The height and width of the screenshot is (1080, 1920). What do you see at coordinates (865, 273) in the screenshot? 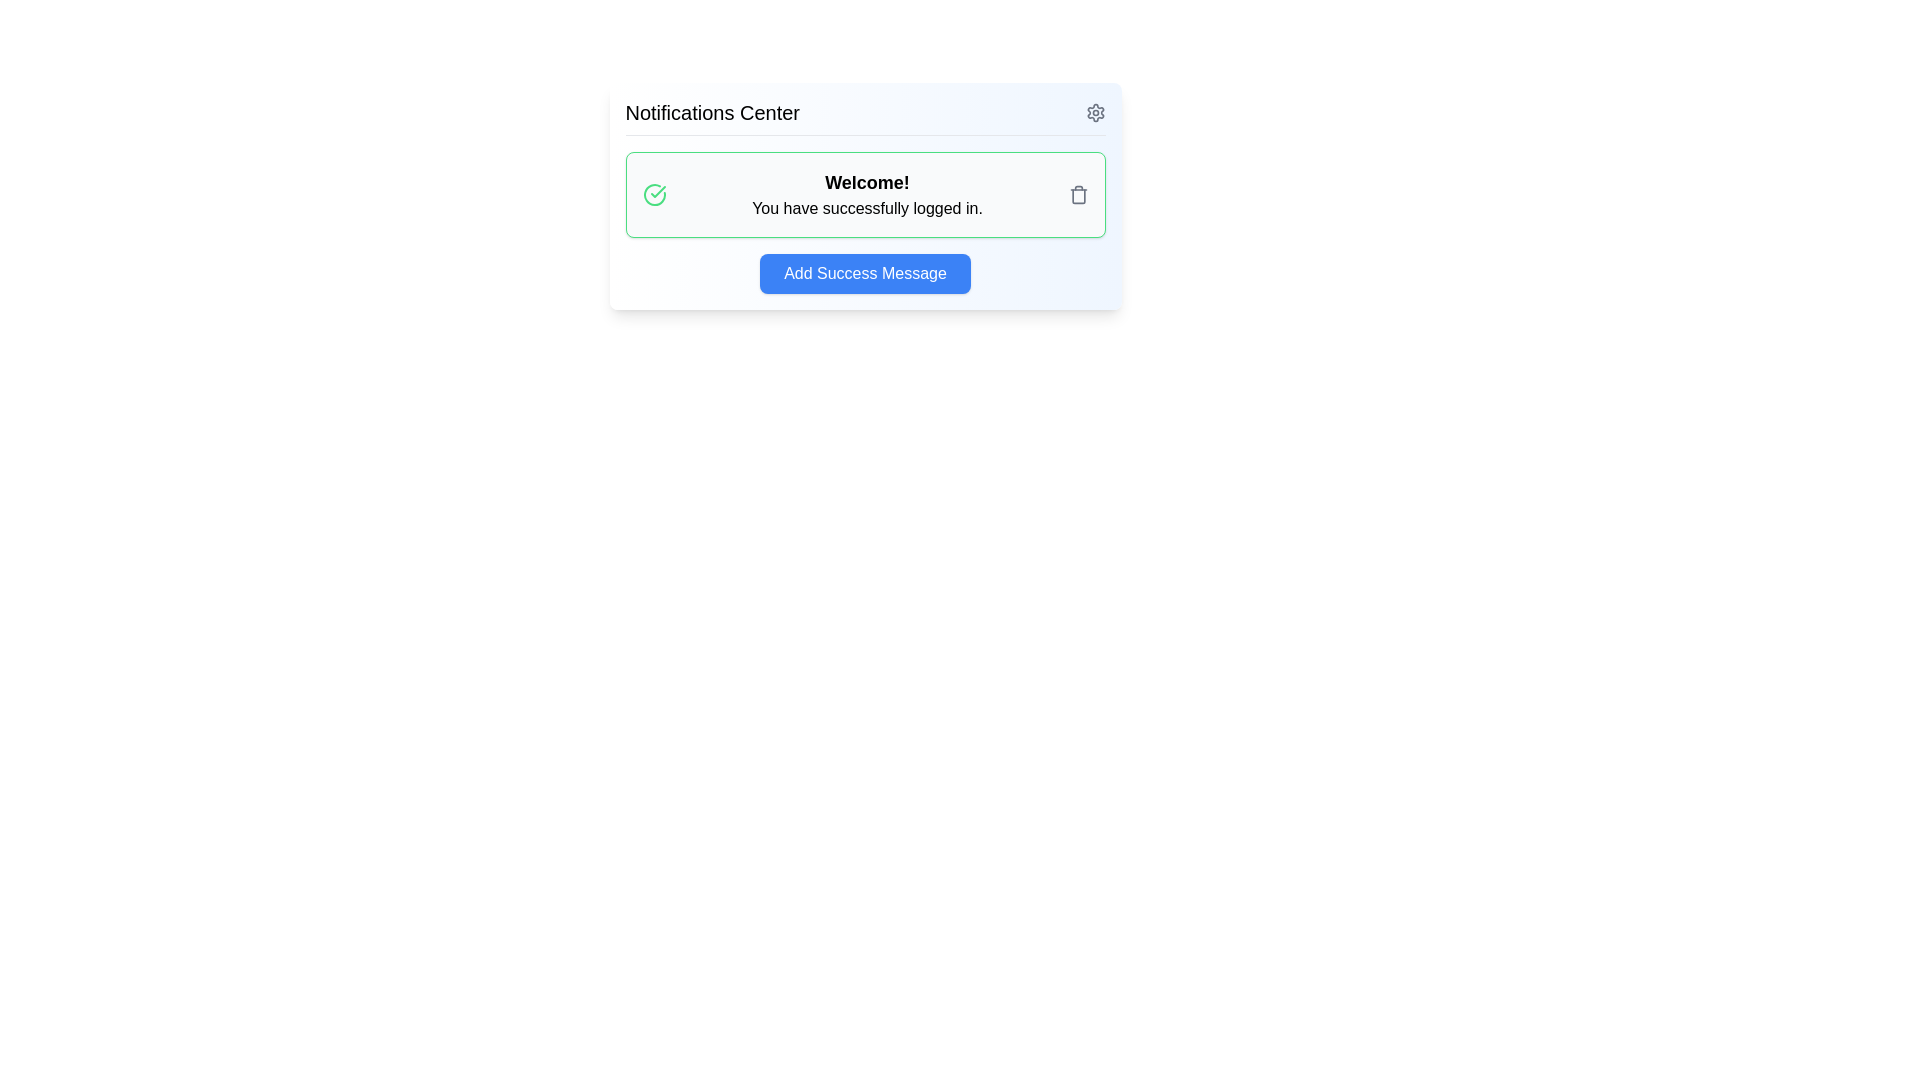
I see `the 'Add Success Message' button located at the bottom of the 'Notifications Center' card, directly beneath the message 'Welcome! You have successfully logged in.'` at bounding box center [865, 273].